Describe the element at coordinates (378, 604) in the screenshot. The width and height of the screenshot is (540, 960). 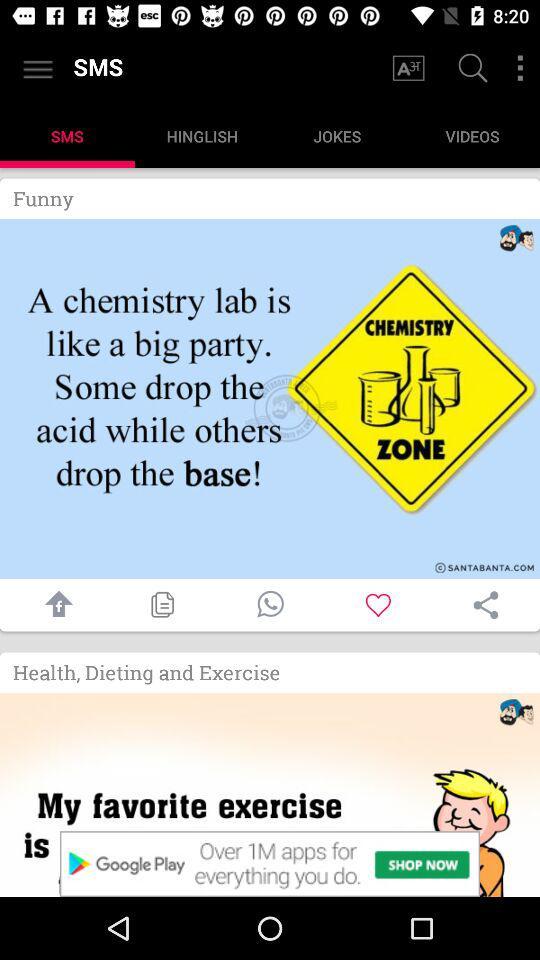
I see `image` at that location.